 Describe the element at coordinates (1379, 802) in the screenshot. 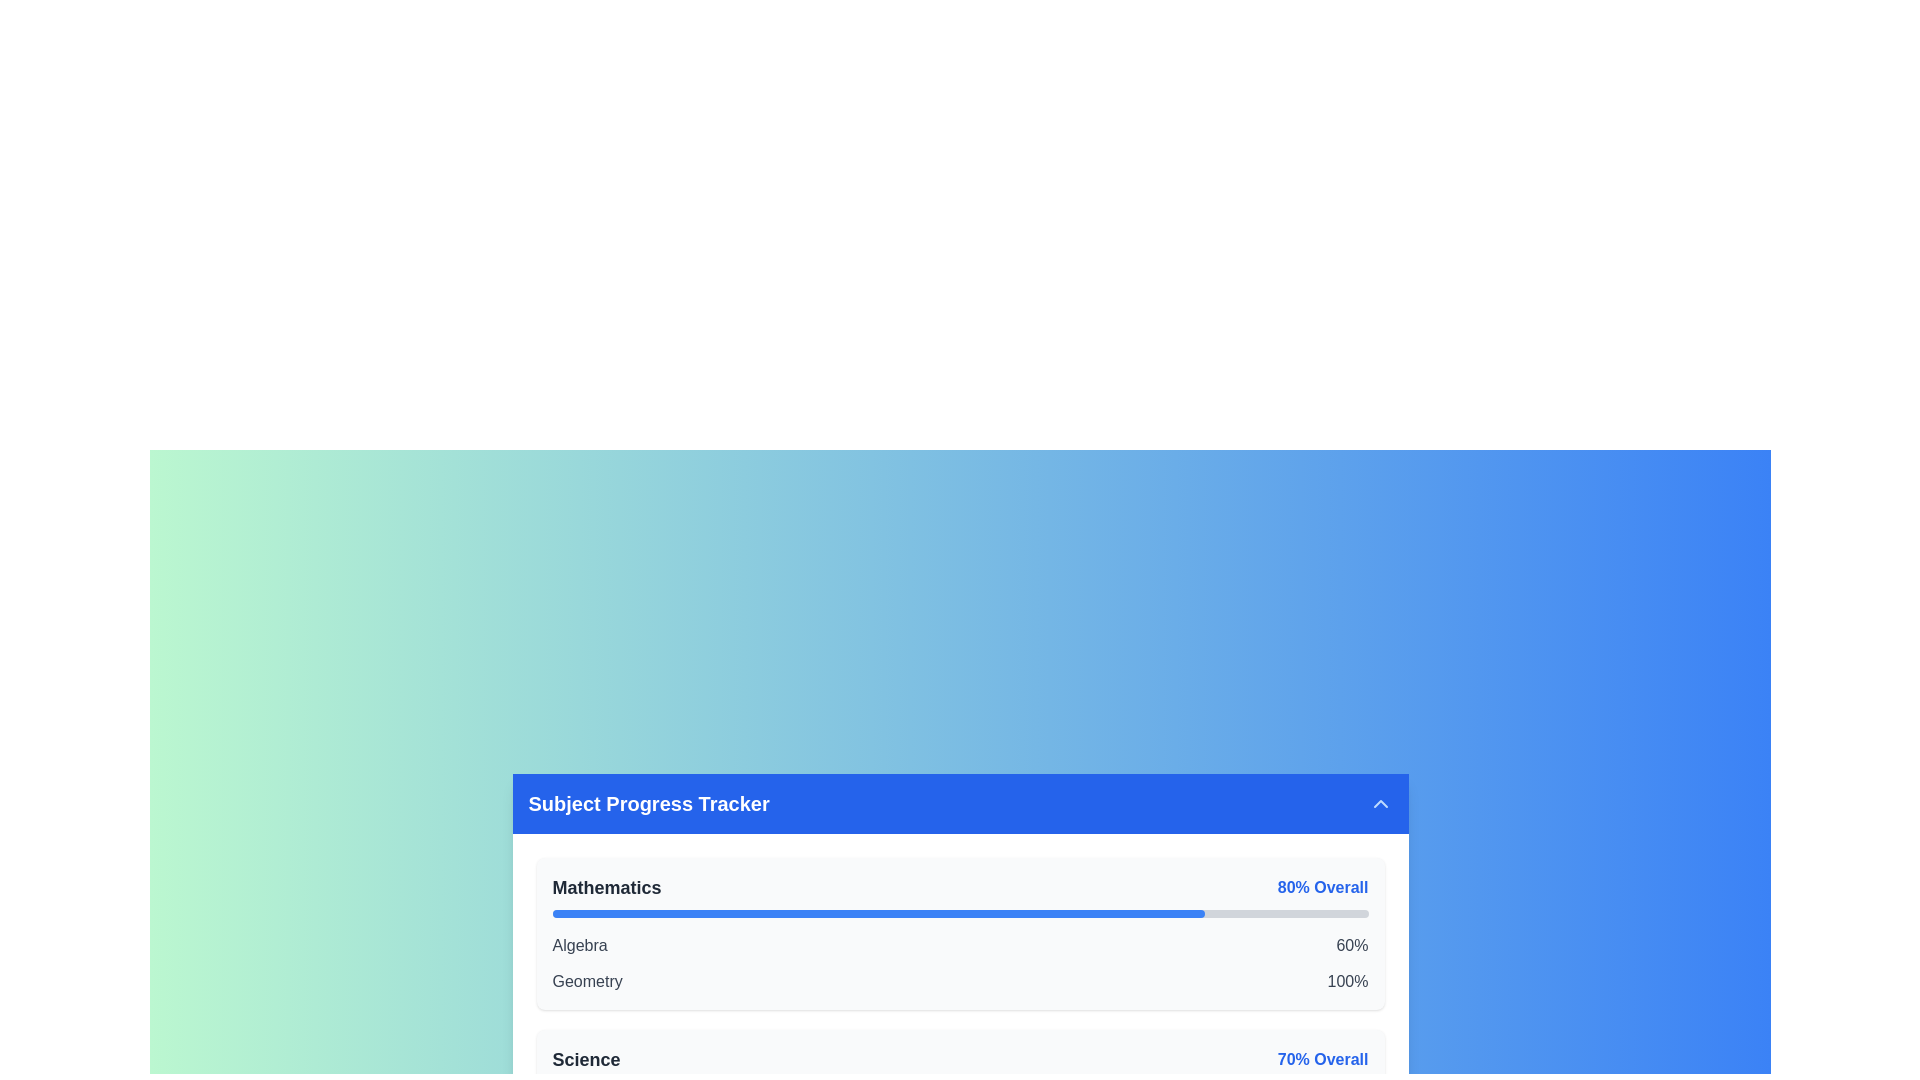

I see `the interactive button located at the far-right side of the blue header bar labeled 'Subject Progress Tracker'` at that location.